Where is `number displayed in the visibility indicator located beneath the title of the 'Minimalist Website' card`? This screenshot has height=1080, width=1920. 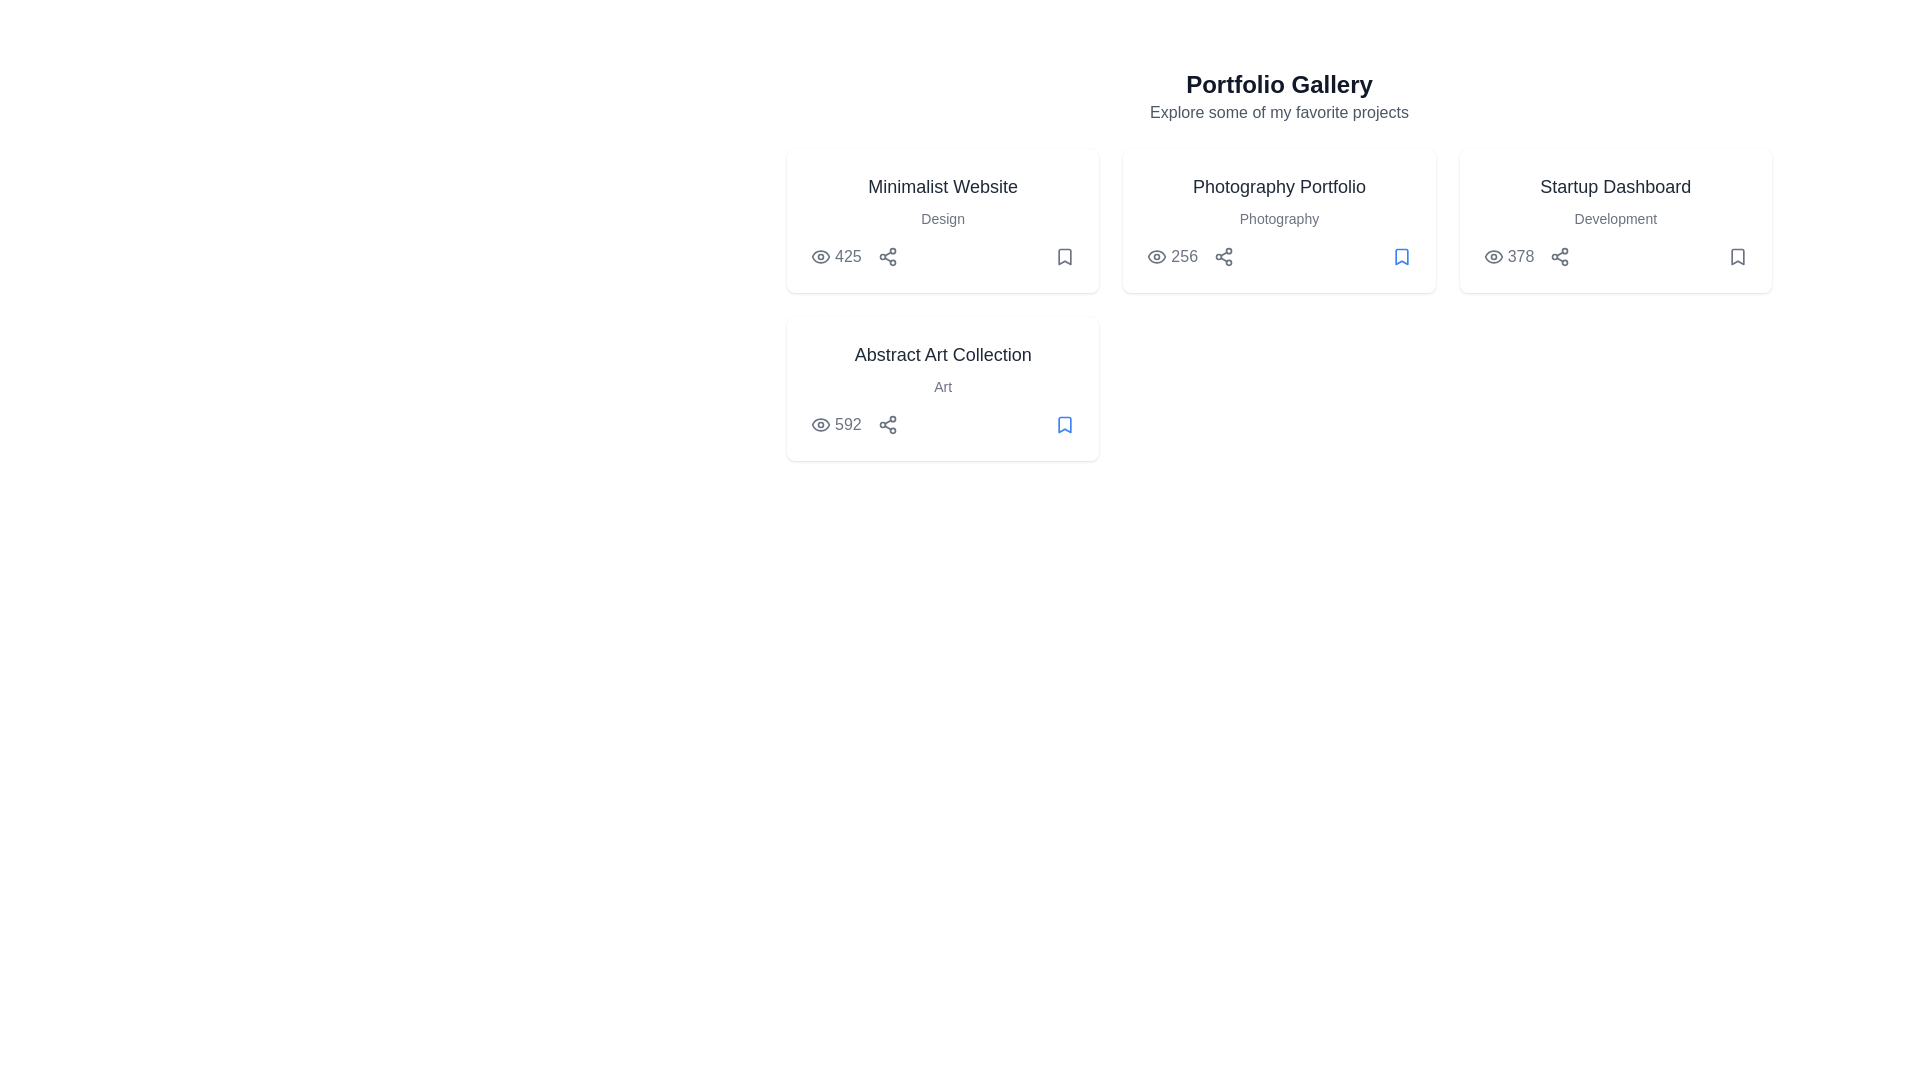
number displayed in the visibility indicator located beneath the title of the 'Minimalist Website' card is located at coordinates (836, 256).